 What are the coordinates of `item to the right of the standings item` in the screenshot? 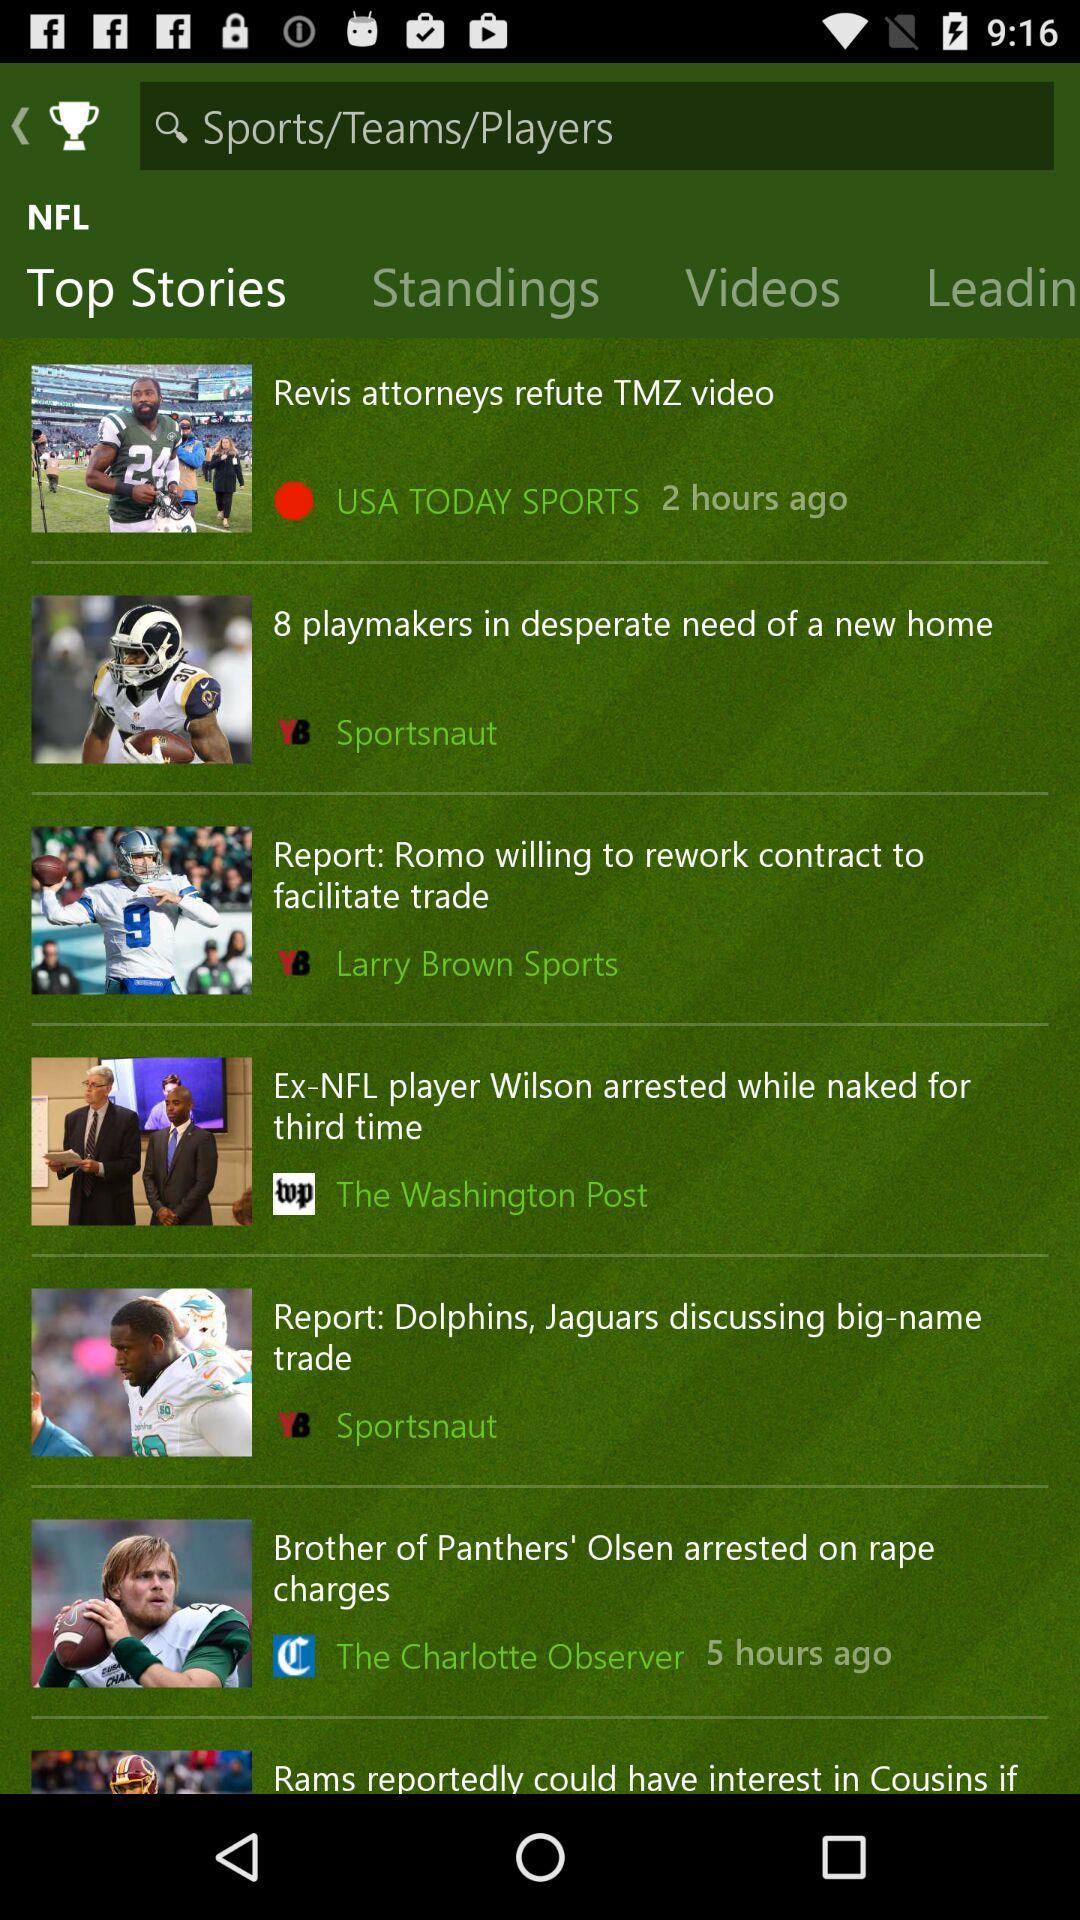 It's located at (777, 290).